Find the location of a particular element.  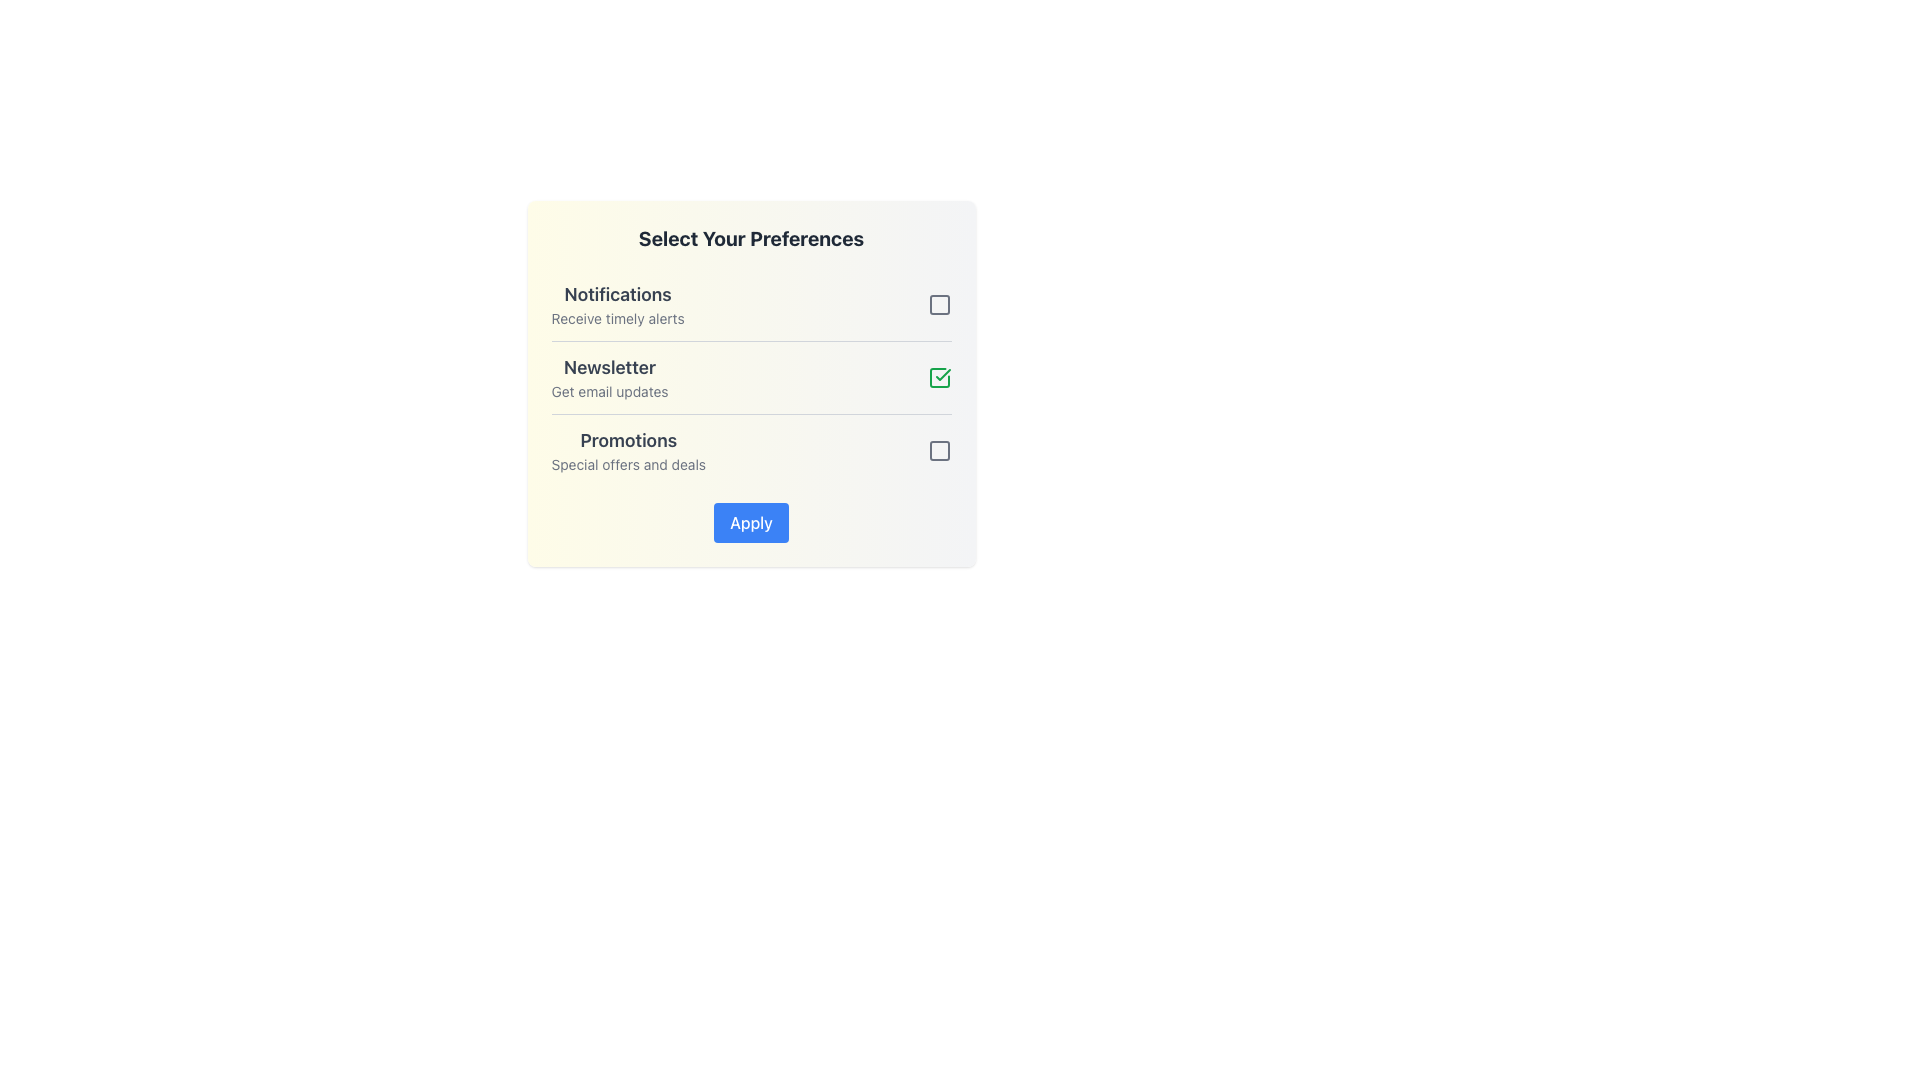

informational text label describing the subscription option for email updates, located between the 'Notifications' and 'Promotions' options, with a checkbox to its right is located at coordinates (608, 378).